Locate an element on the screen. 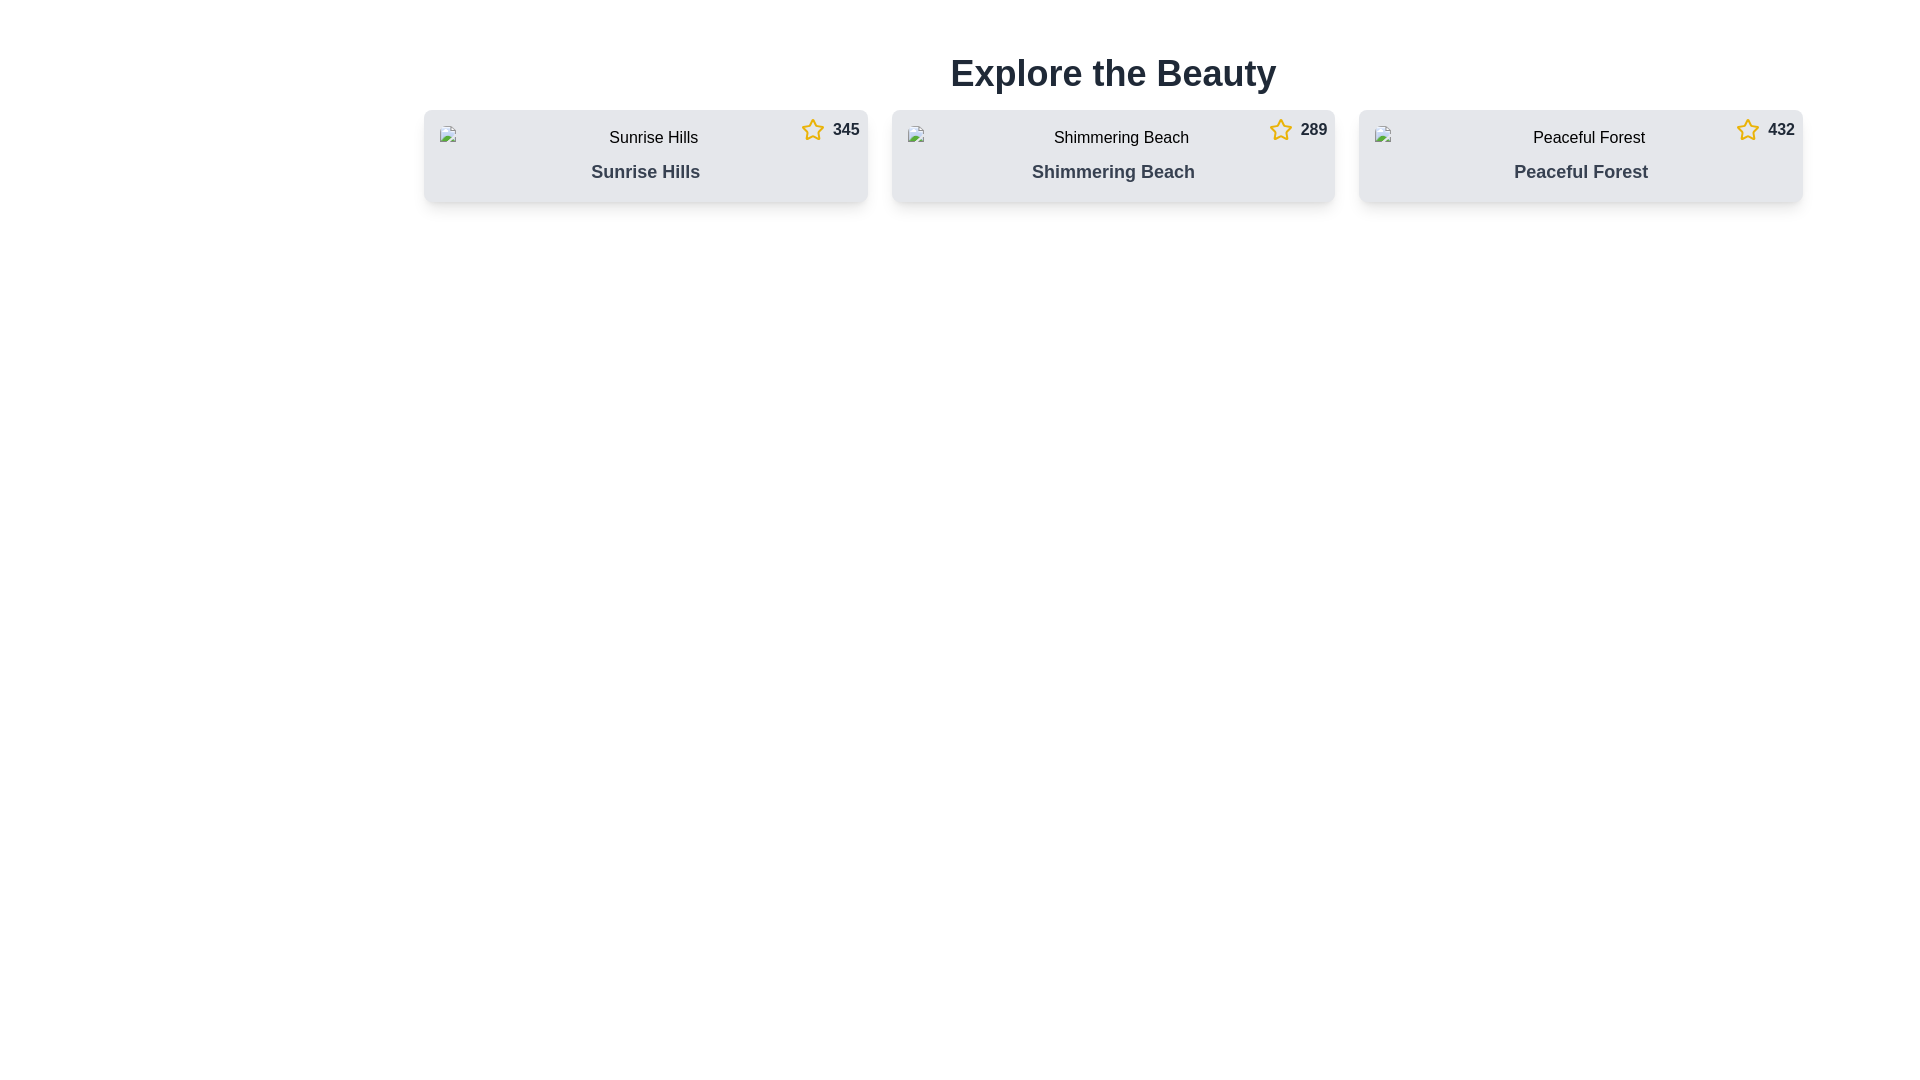 This screenshot has width=1920, height=1080. the star icon indicating a rating of 289 at the top-right corner of the 'Shimmering Beach' card is located at coordinates (1297, 130).